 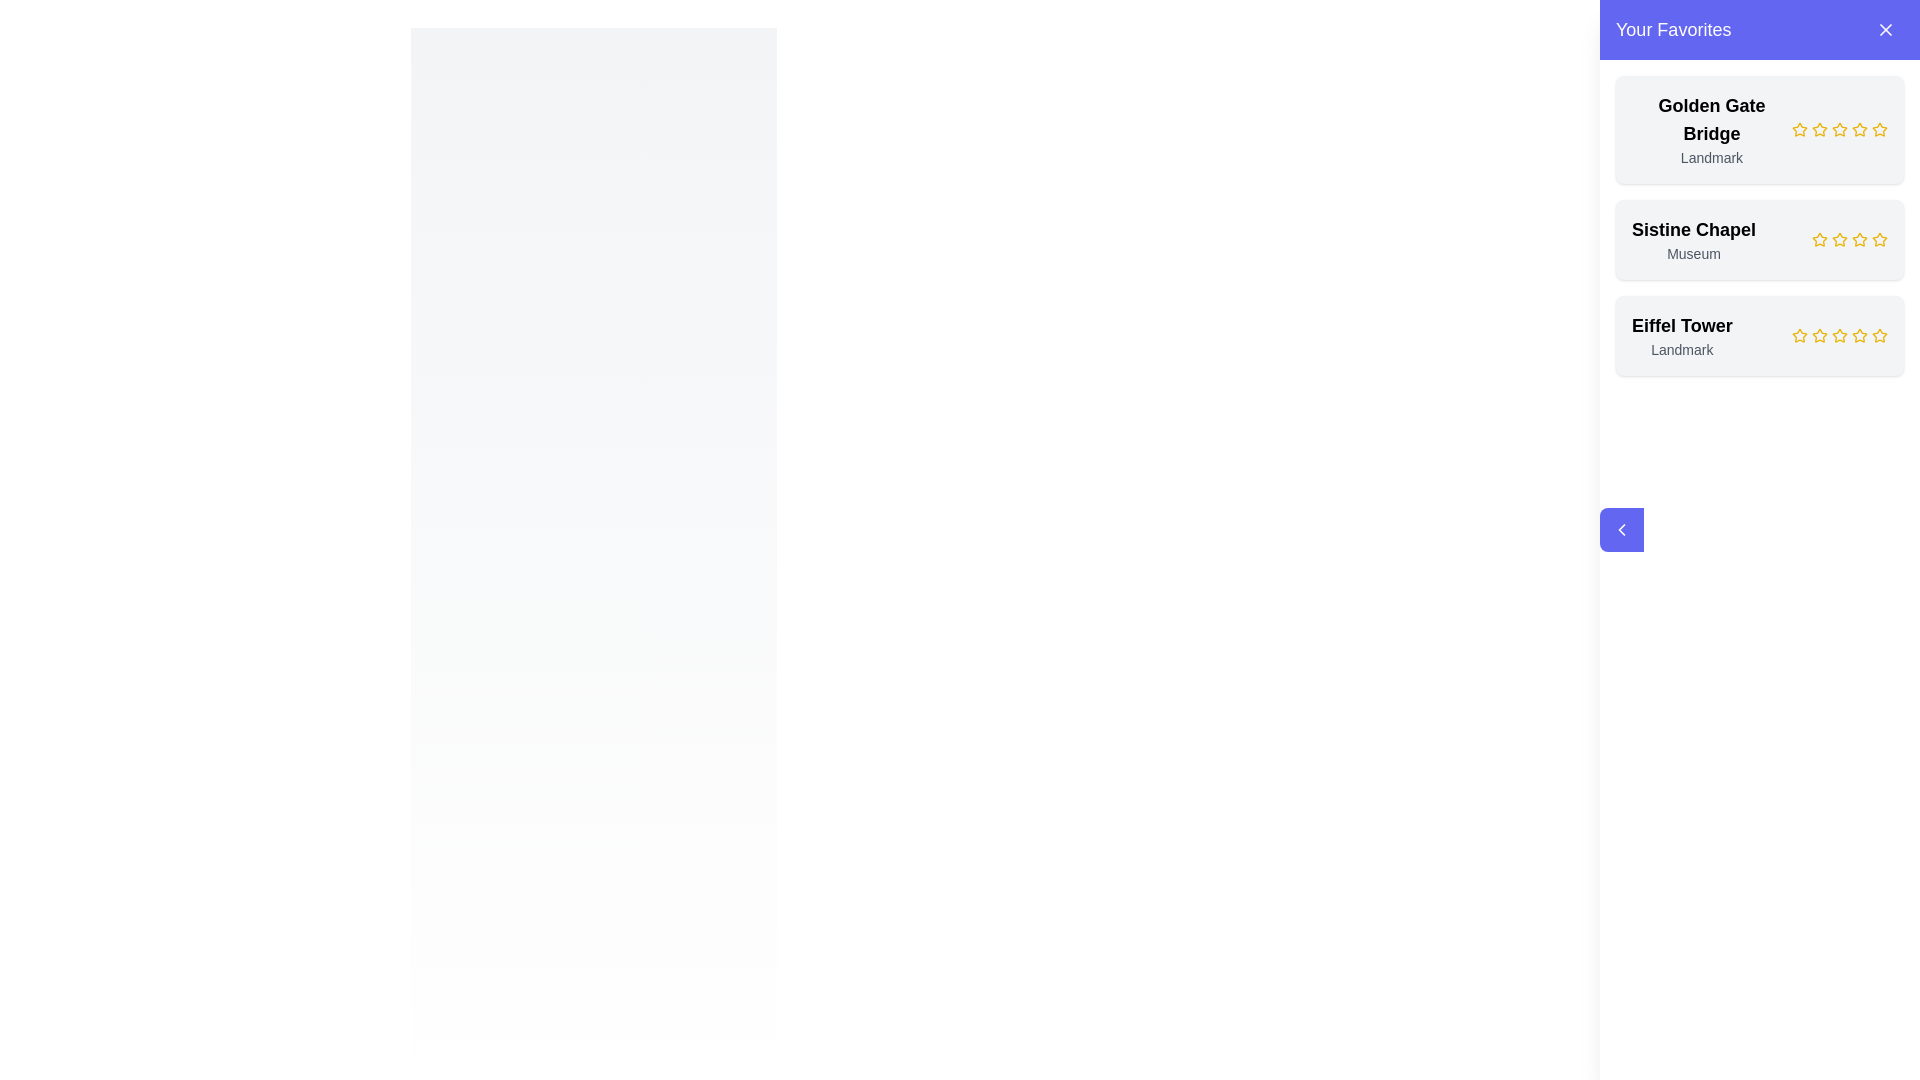 What do you see at coordinates (1885, 30) in the screenshot?
I see `the 'X' icon in the top-right corner of the purple header labeled 'Your Favorites'` at bounding box center [1885, 30].